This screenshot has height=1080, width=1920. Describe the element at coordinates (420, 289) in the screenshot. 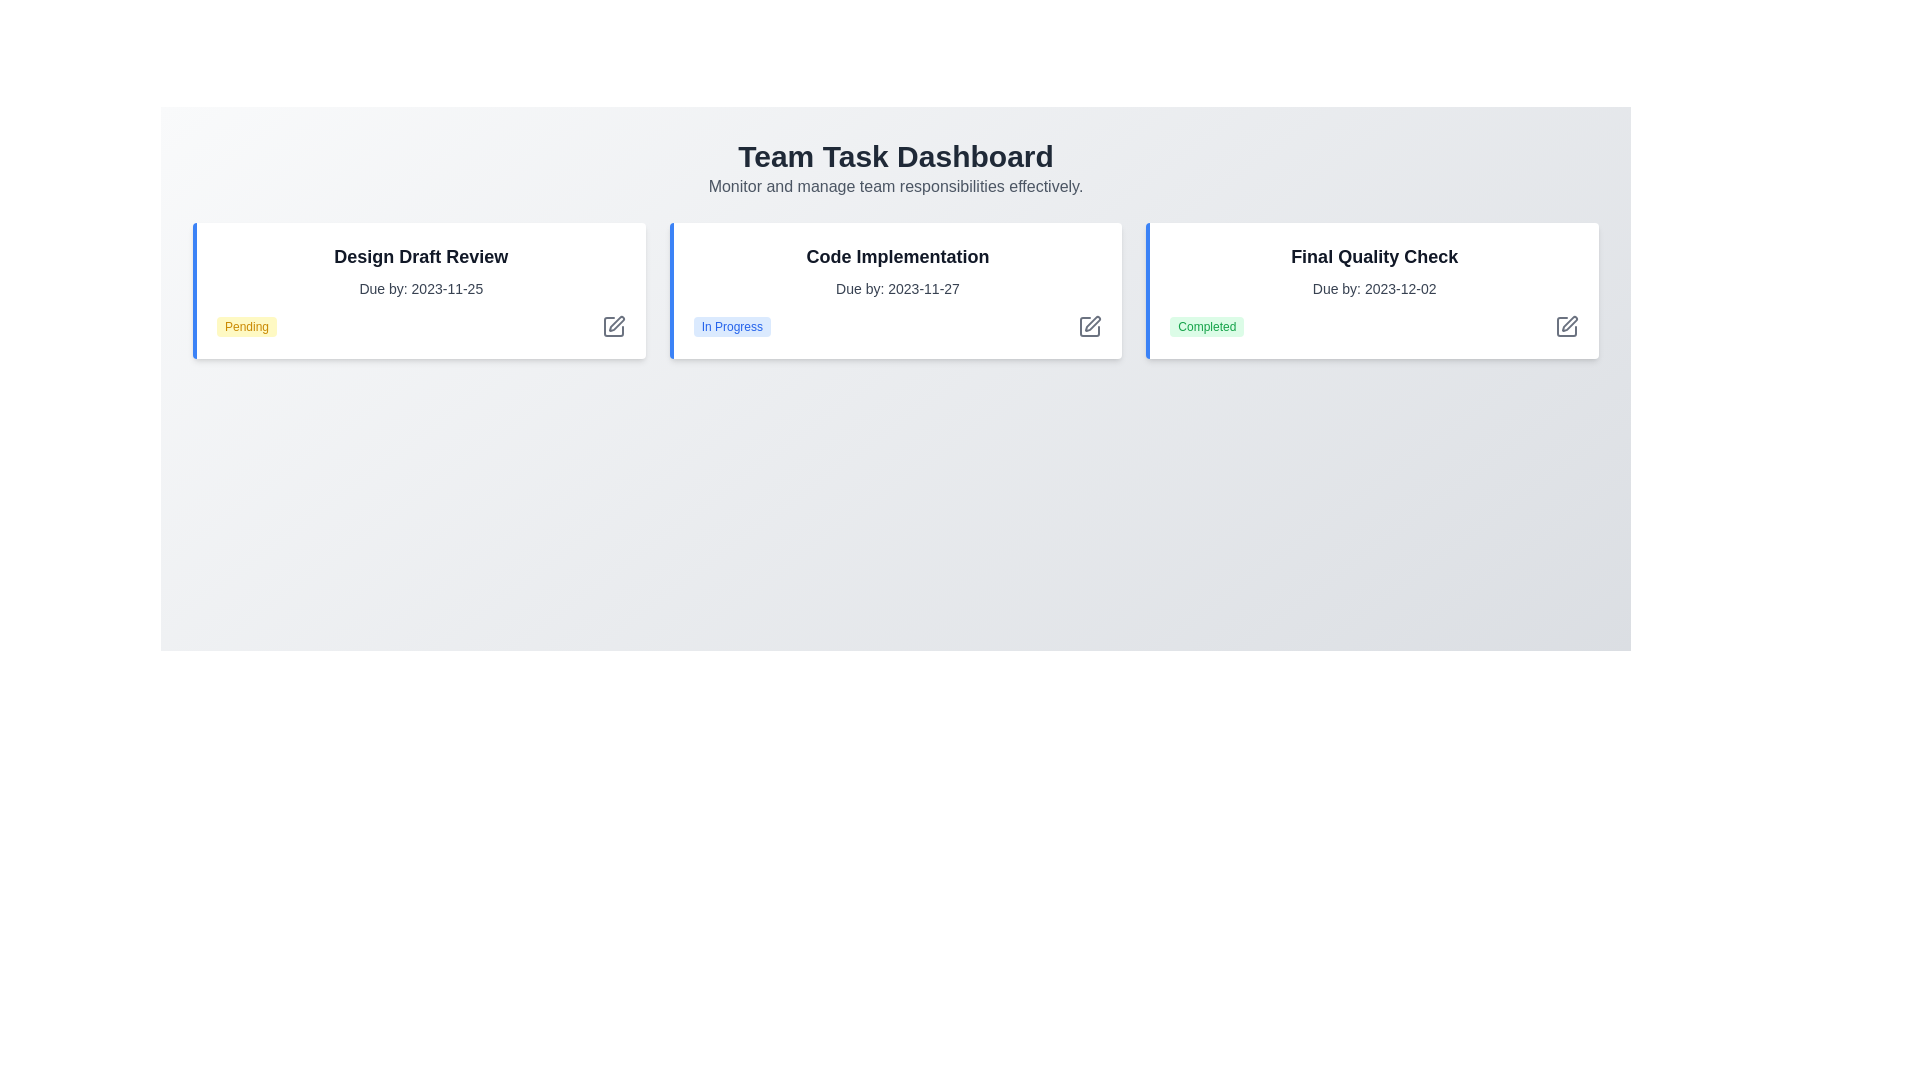

I see `the text label that reads 'Due by: 2023-11-25', which is styled in gray and positioned below the title 'Design Draft Review' in the leftmost card` at that location.